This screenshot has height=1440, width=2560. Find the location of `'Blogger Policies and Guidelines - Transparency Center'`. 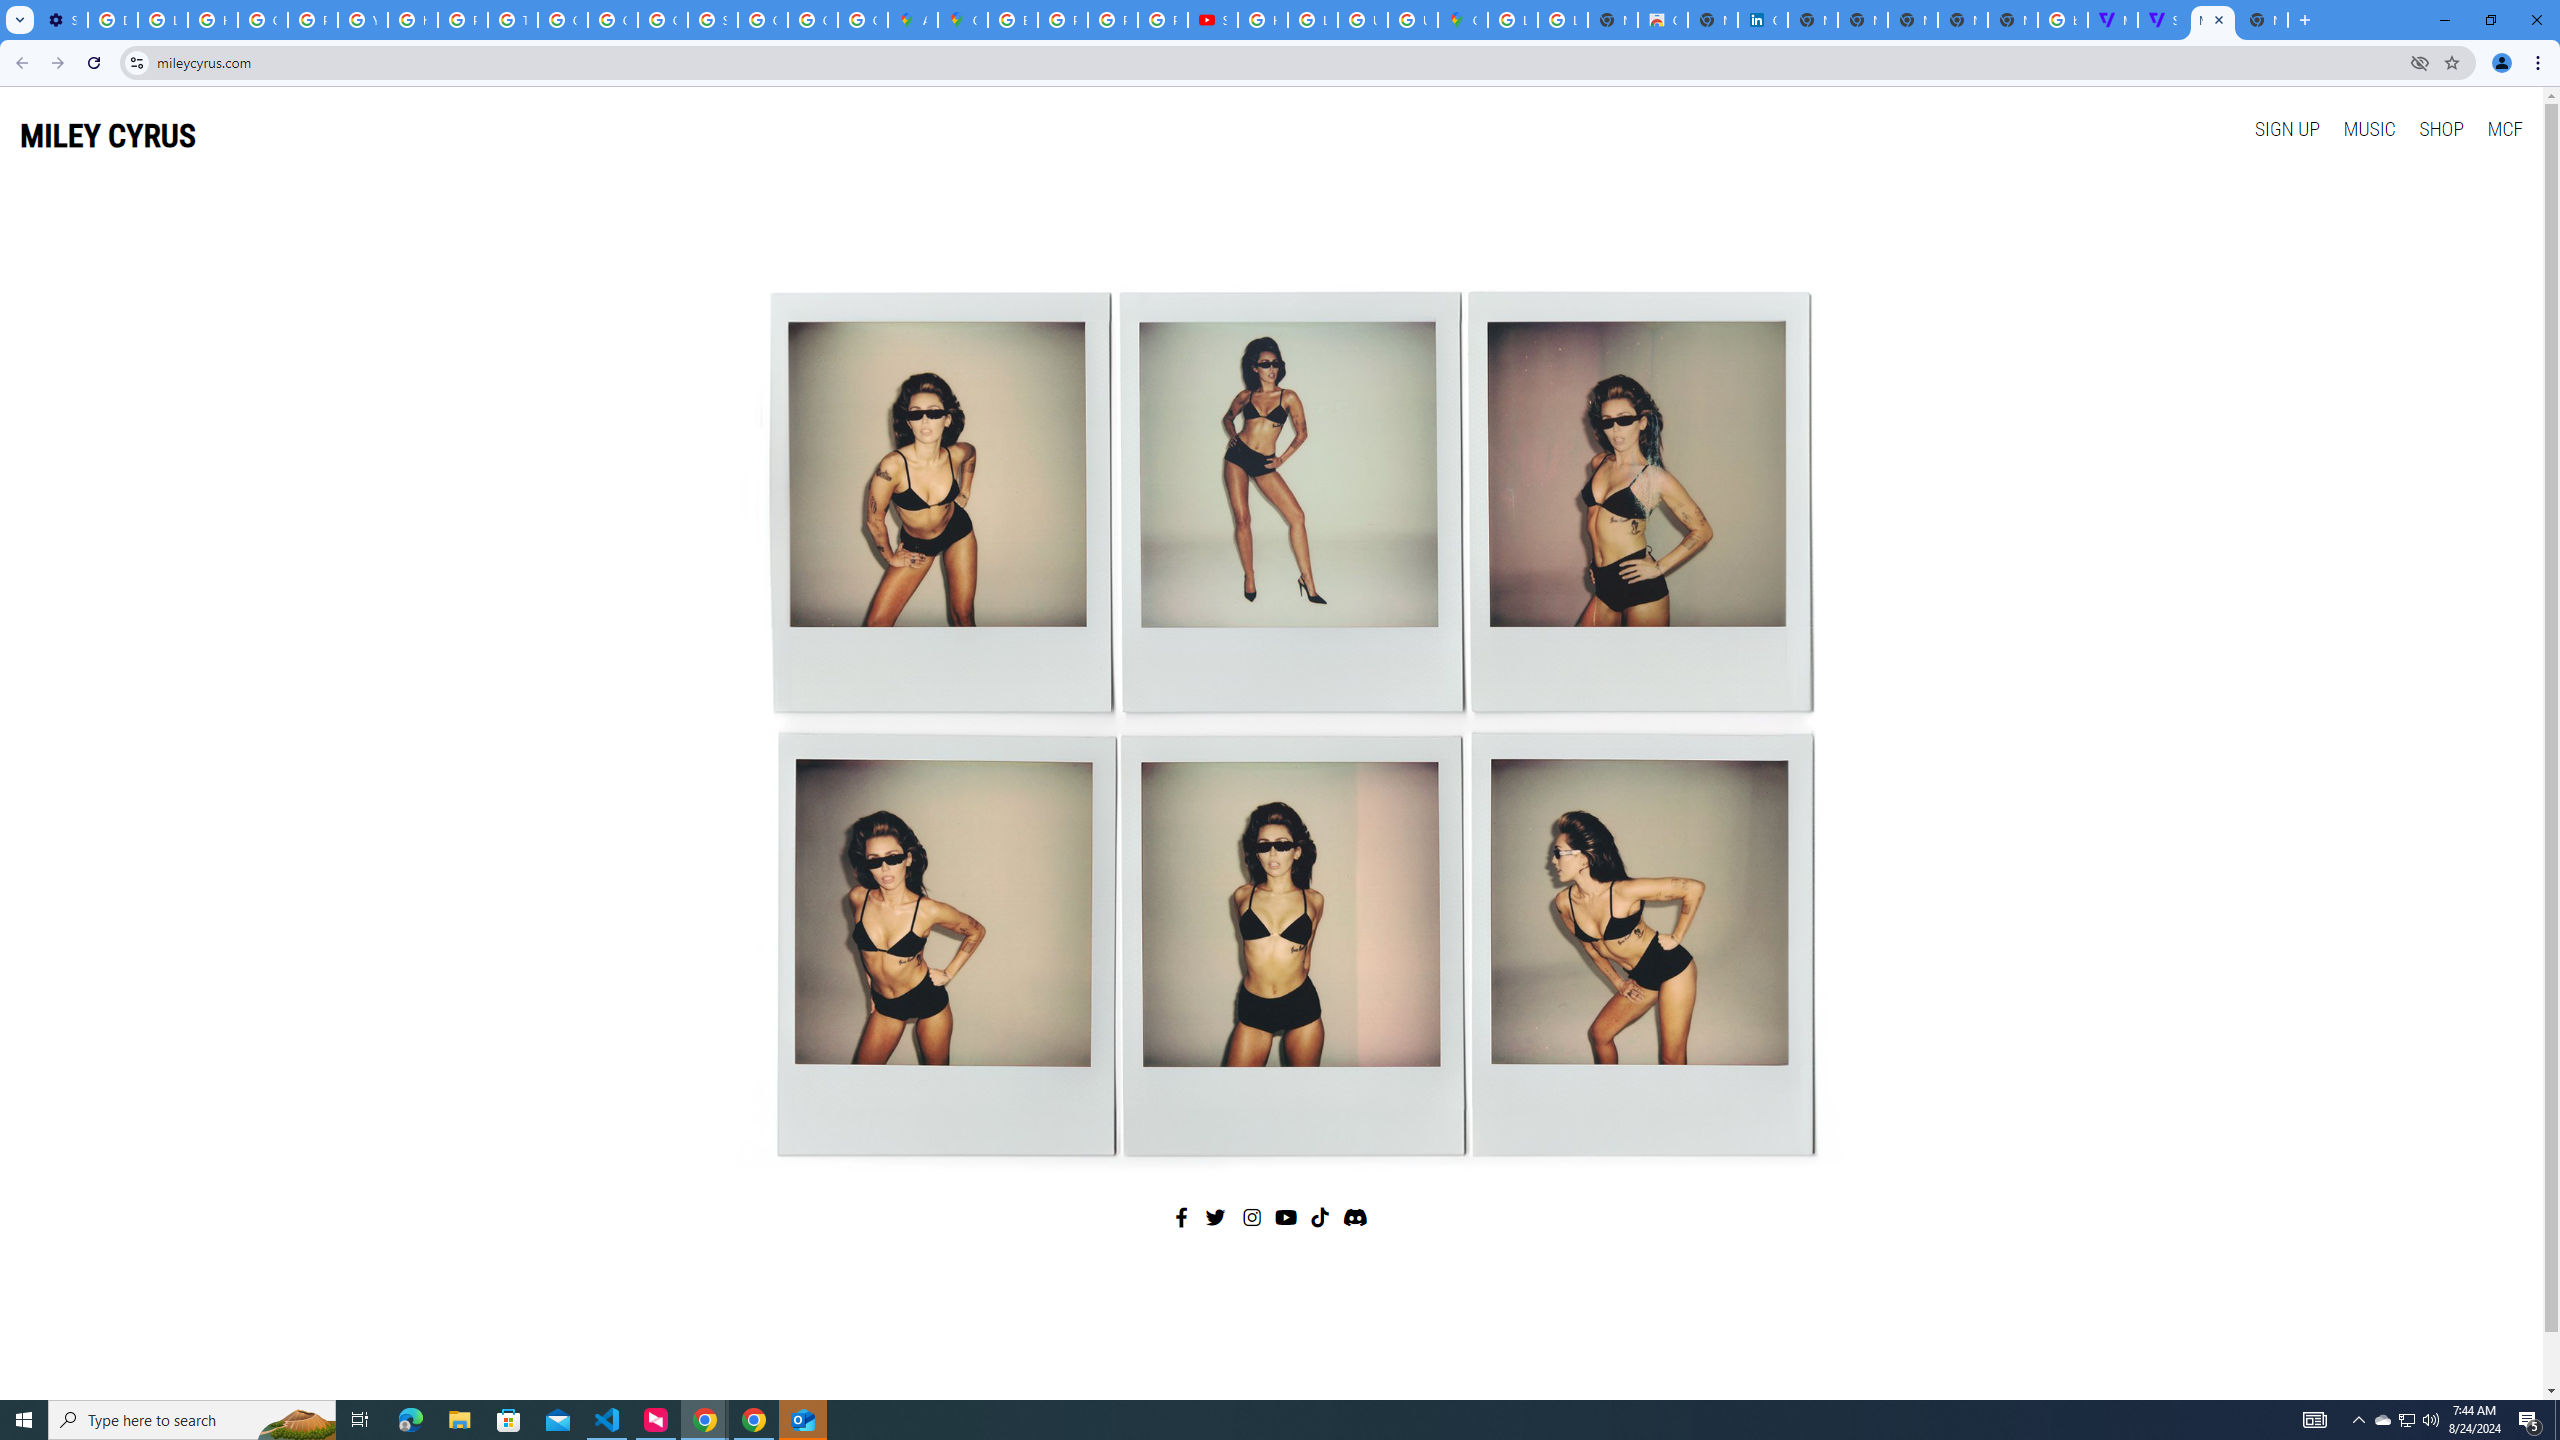

'Blogger Policies and Guidelines - Transparency Center' is located at coordinates (1011, 19).